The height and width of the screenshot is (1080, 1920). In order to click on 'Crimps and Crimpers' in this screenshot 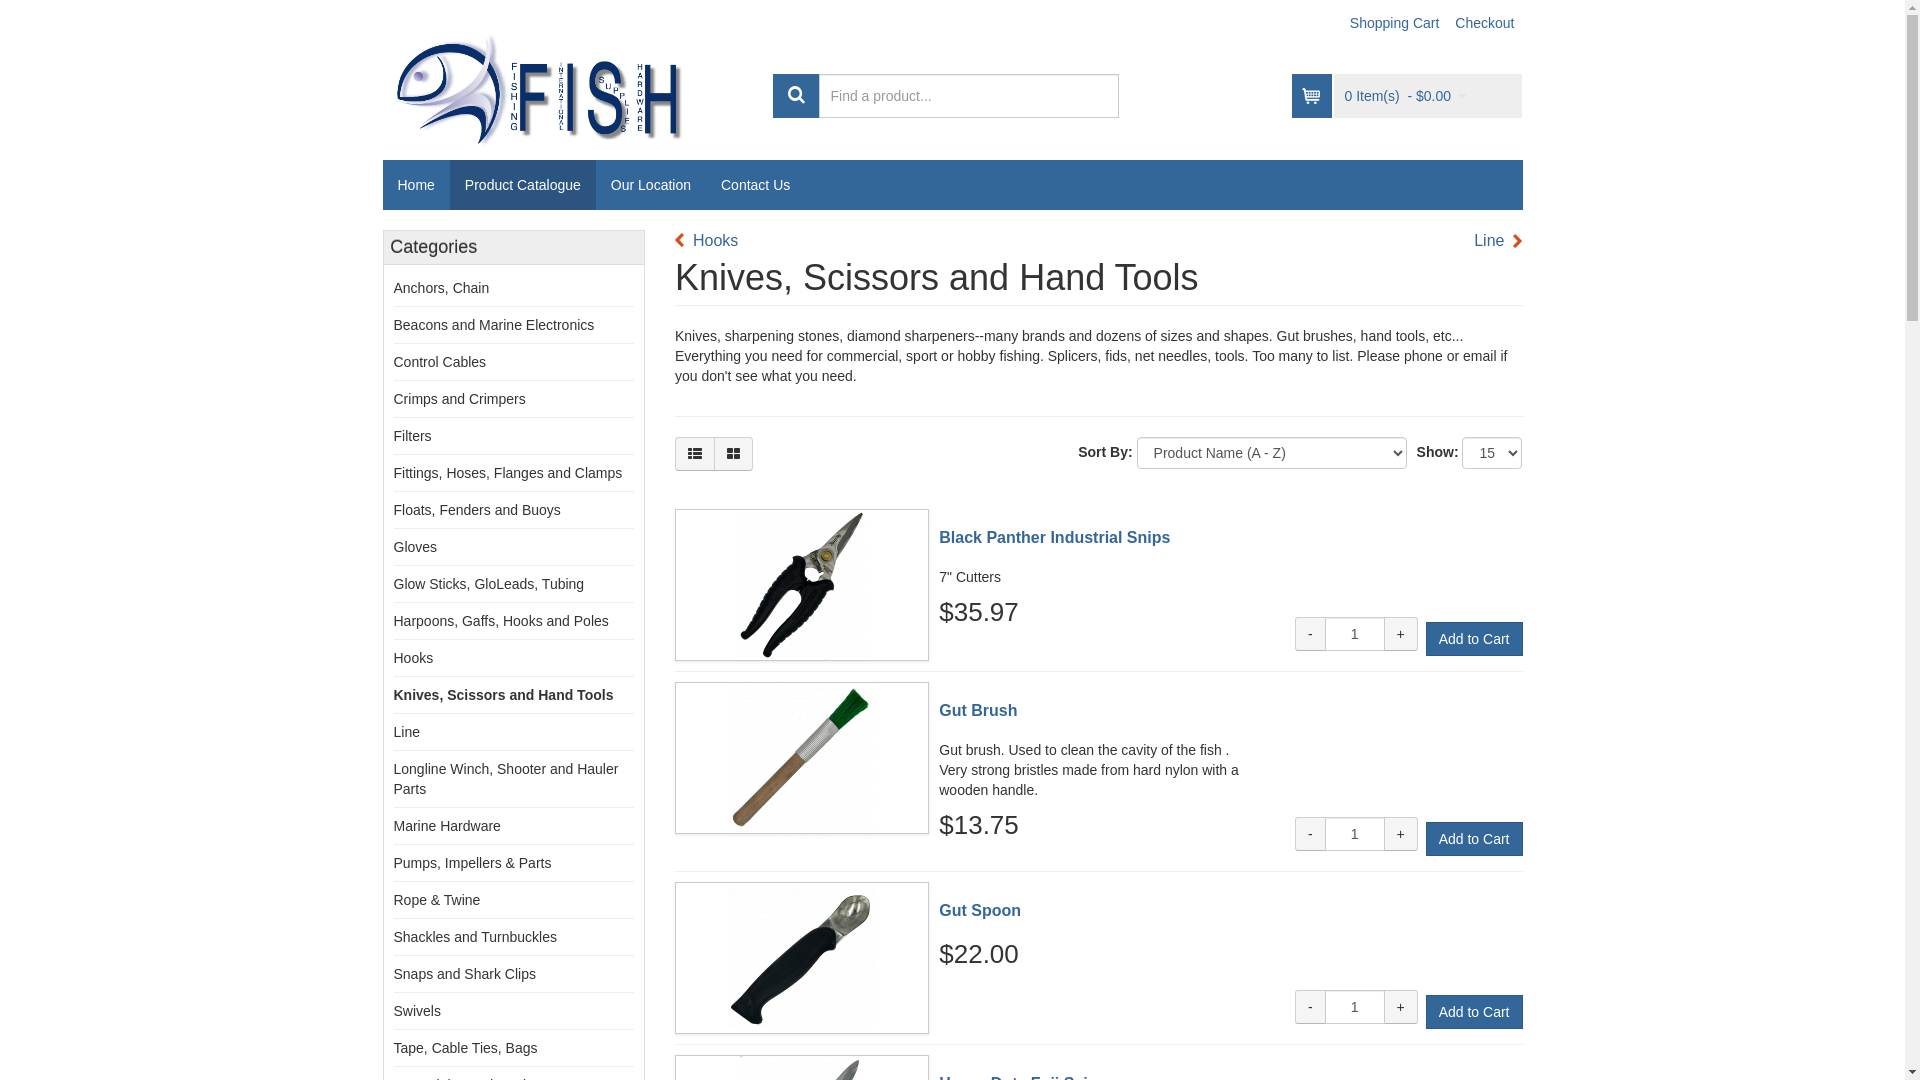, I will do `click(459, 398)`.